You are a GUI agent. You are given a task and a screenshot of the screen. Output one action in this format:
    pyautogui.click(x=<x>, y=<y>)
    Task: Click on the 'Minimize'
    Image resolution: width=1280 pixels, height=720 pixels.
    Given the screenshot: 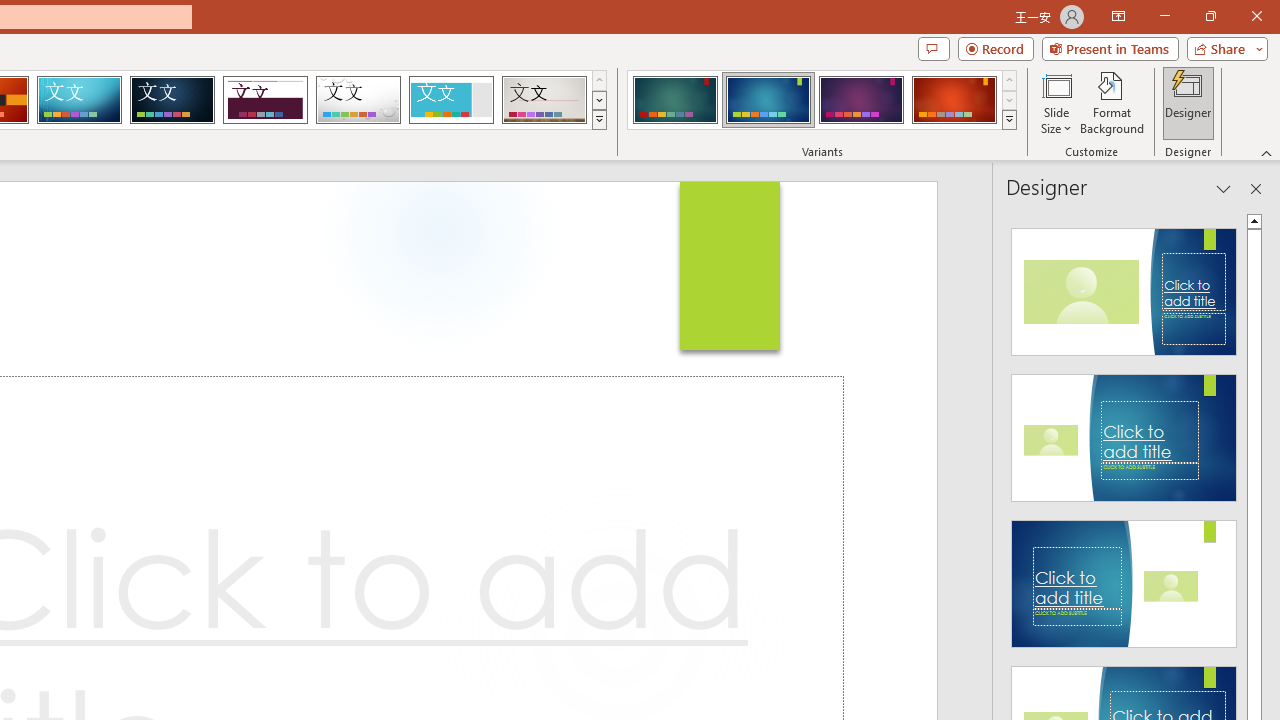 What is the action you would take?
    pyautogui.click(x=1164, y=16)
    